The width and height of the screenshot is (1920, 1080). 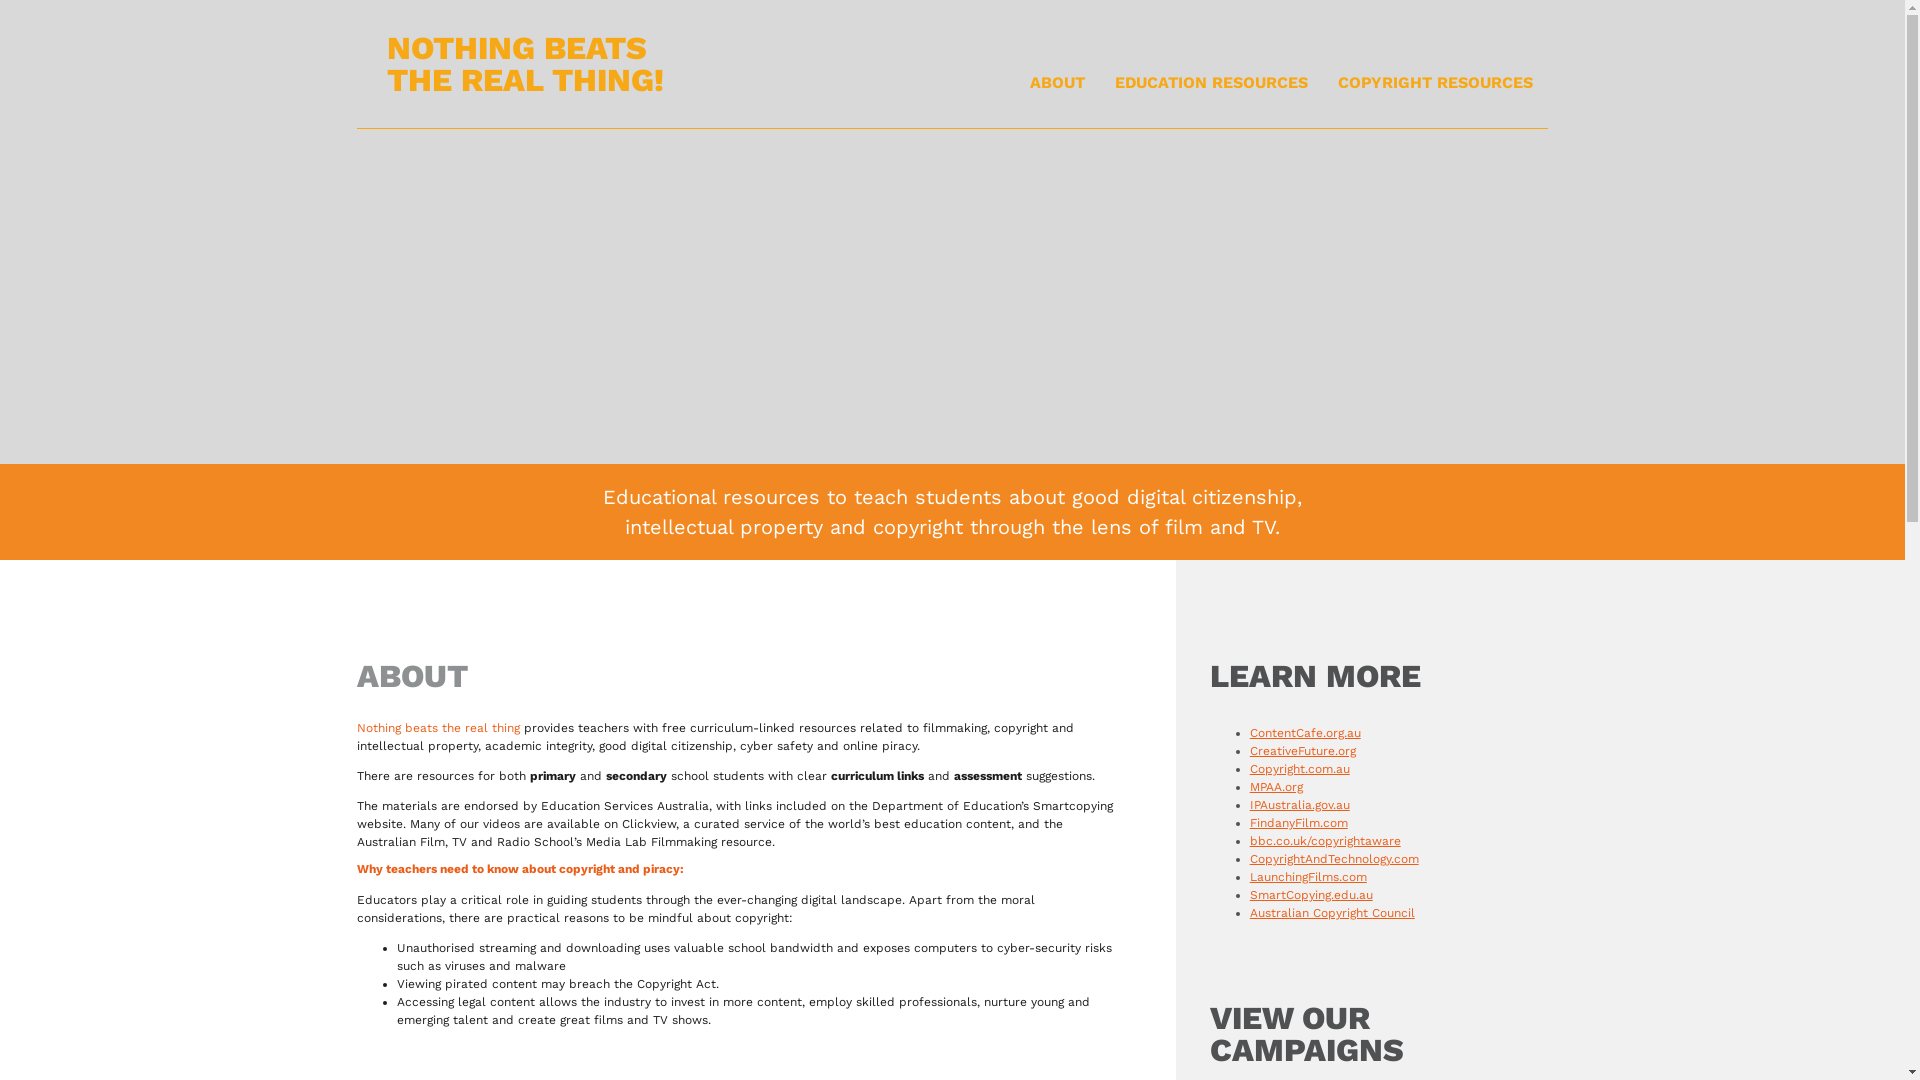 What do you see at coordinates (1248, 840) in the screenshot?
I see `'bbc.co.uk/copyrightaware'` at bounding box center [1248, 840].